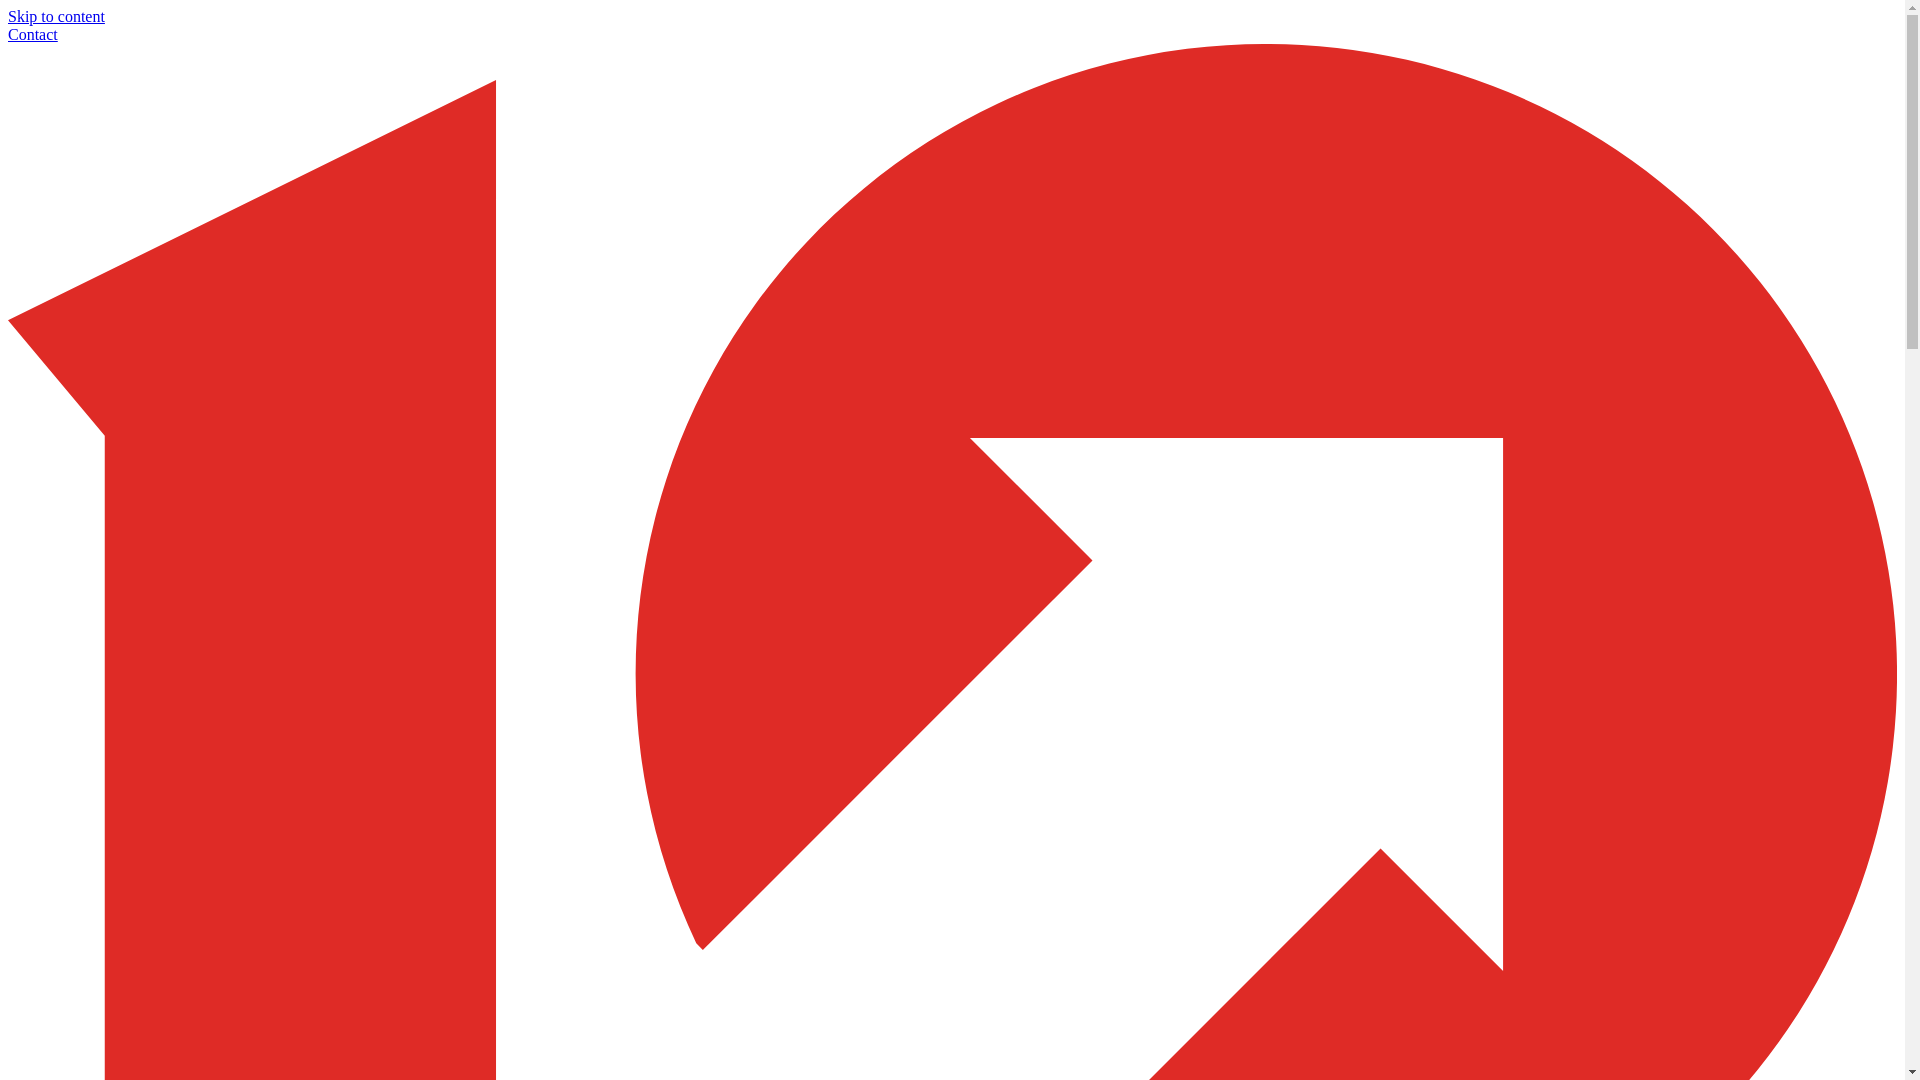 The width and height of the screenshot is (1920, 1080). I want to click on 'Contact', so click(33, 34).